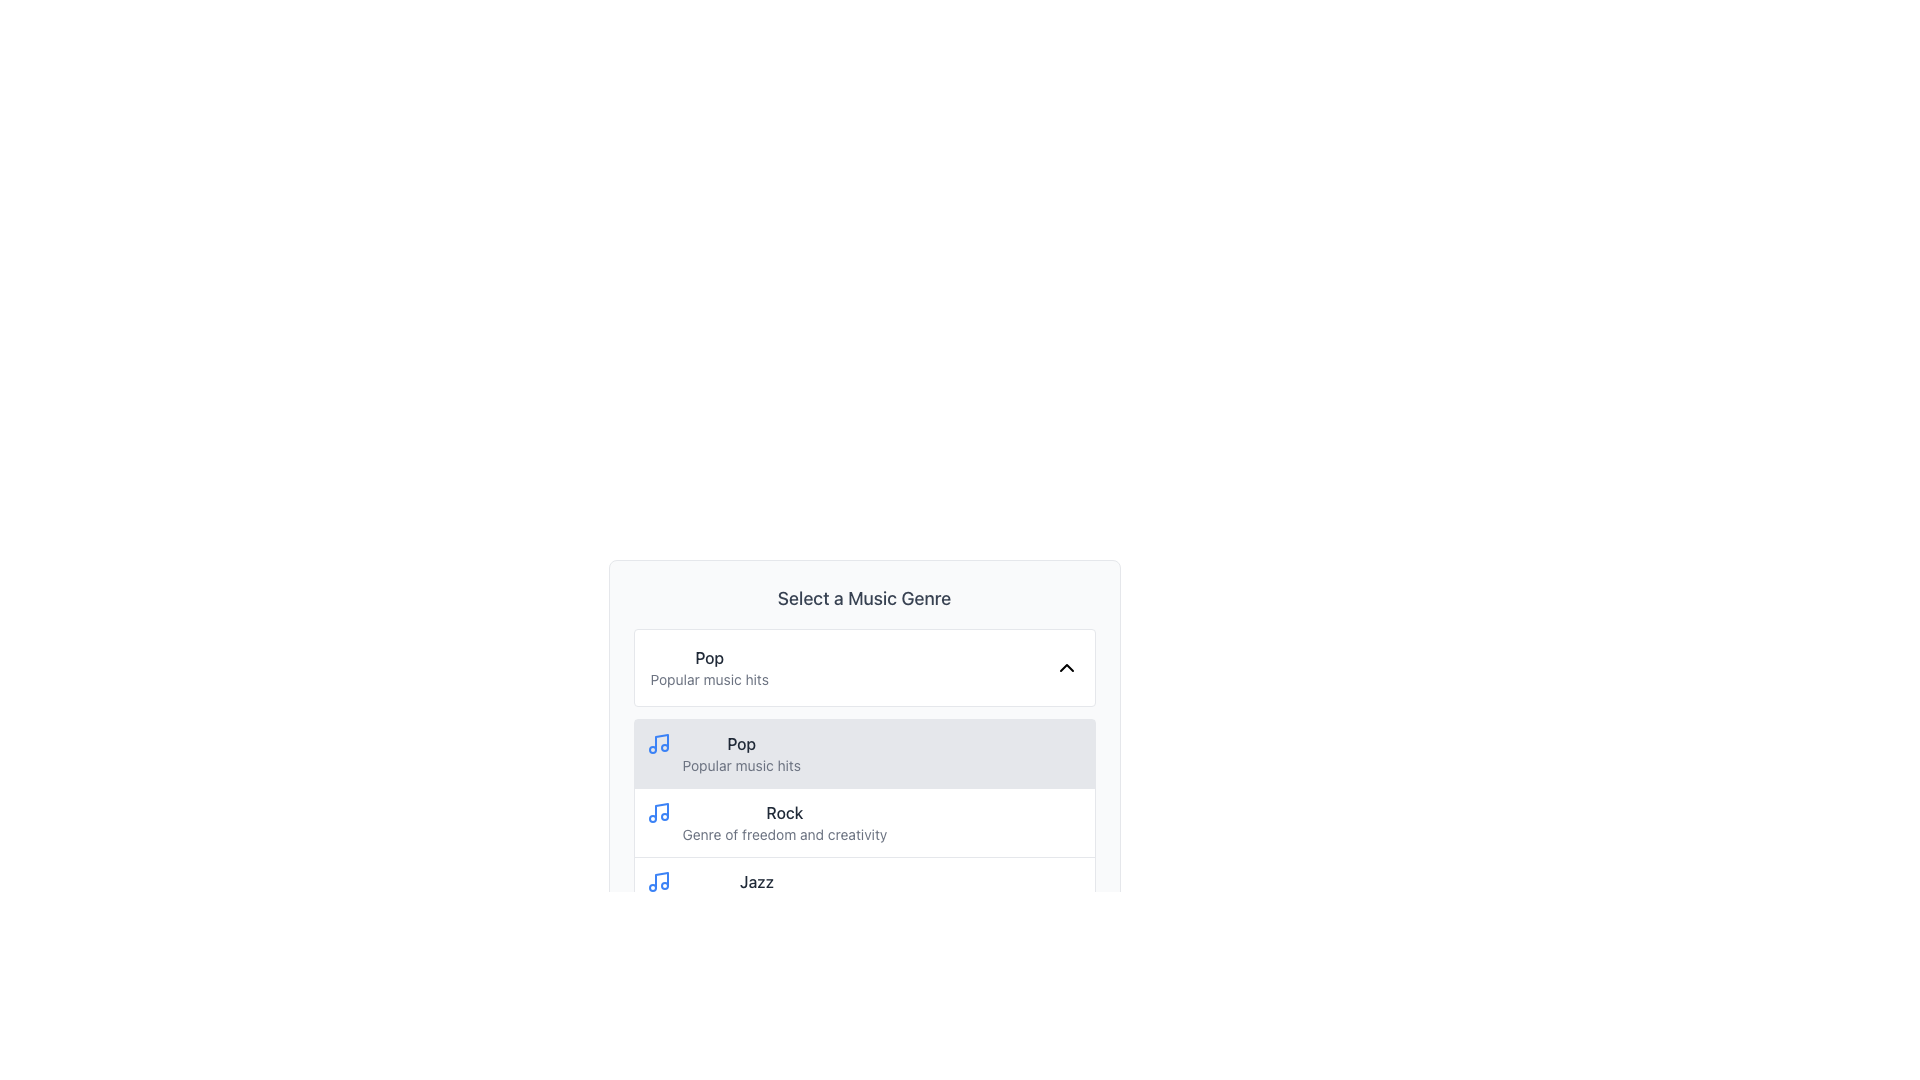 The image size is (1920, 1080). What do you see at coordinates (756, 903) in the screenshot?
I see `the informational text label providing additional context about the 'Jazz' music genre, which is directly underneath the bolded title 'Jazz'` at bounding box center [756, 903].